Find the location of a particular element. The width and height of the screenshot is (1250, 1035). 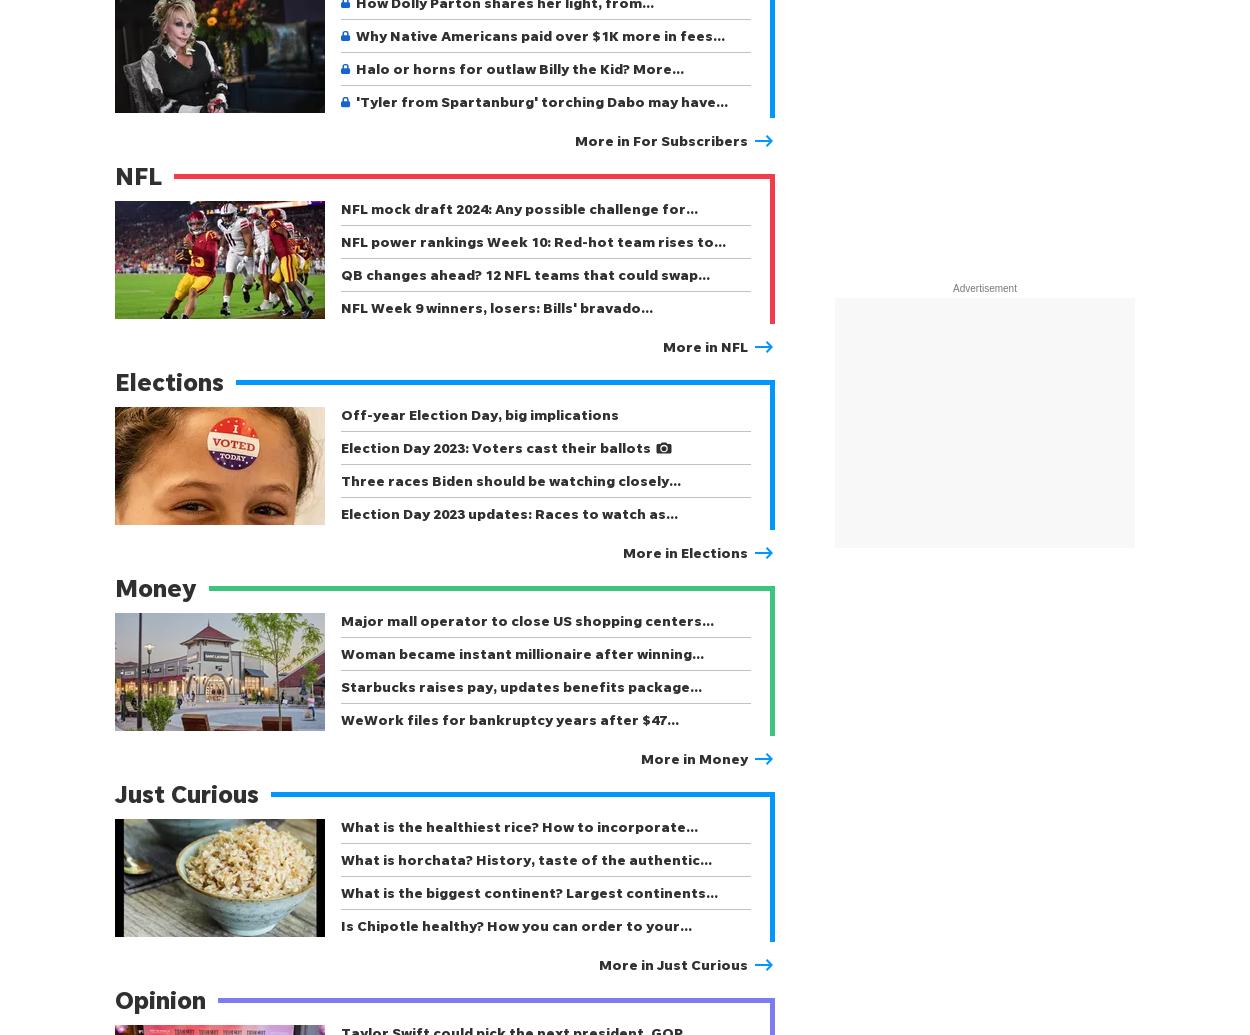

'More in Elections' is located at coordinates (685, 551).